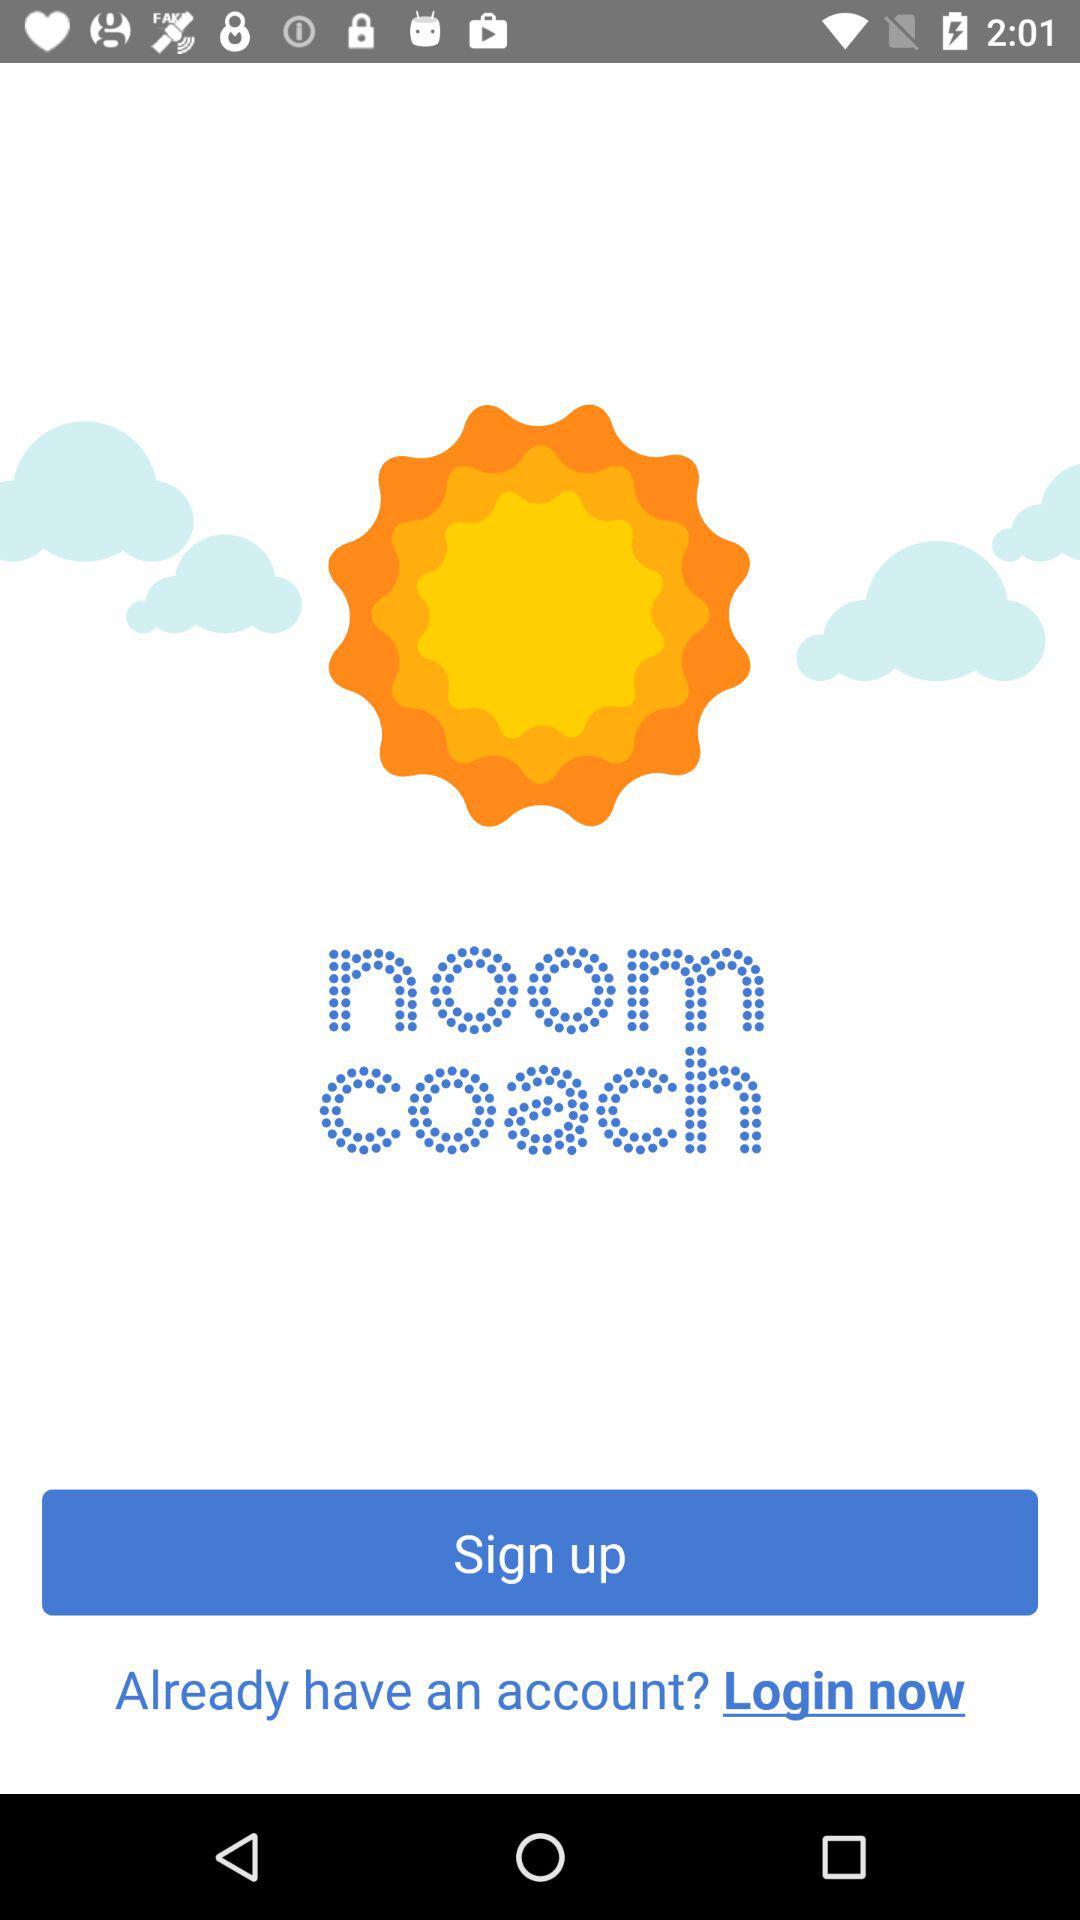 The image size is (1080, 1920). What do you see at coordinates (540, 1551) in the screenshot?
I see `item above the already have an item` at bounding box center [540, 1551].